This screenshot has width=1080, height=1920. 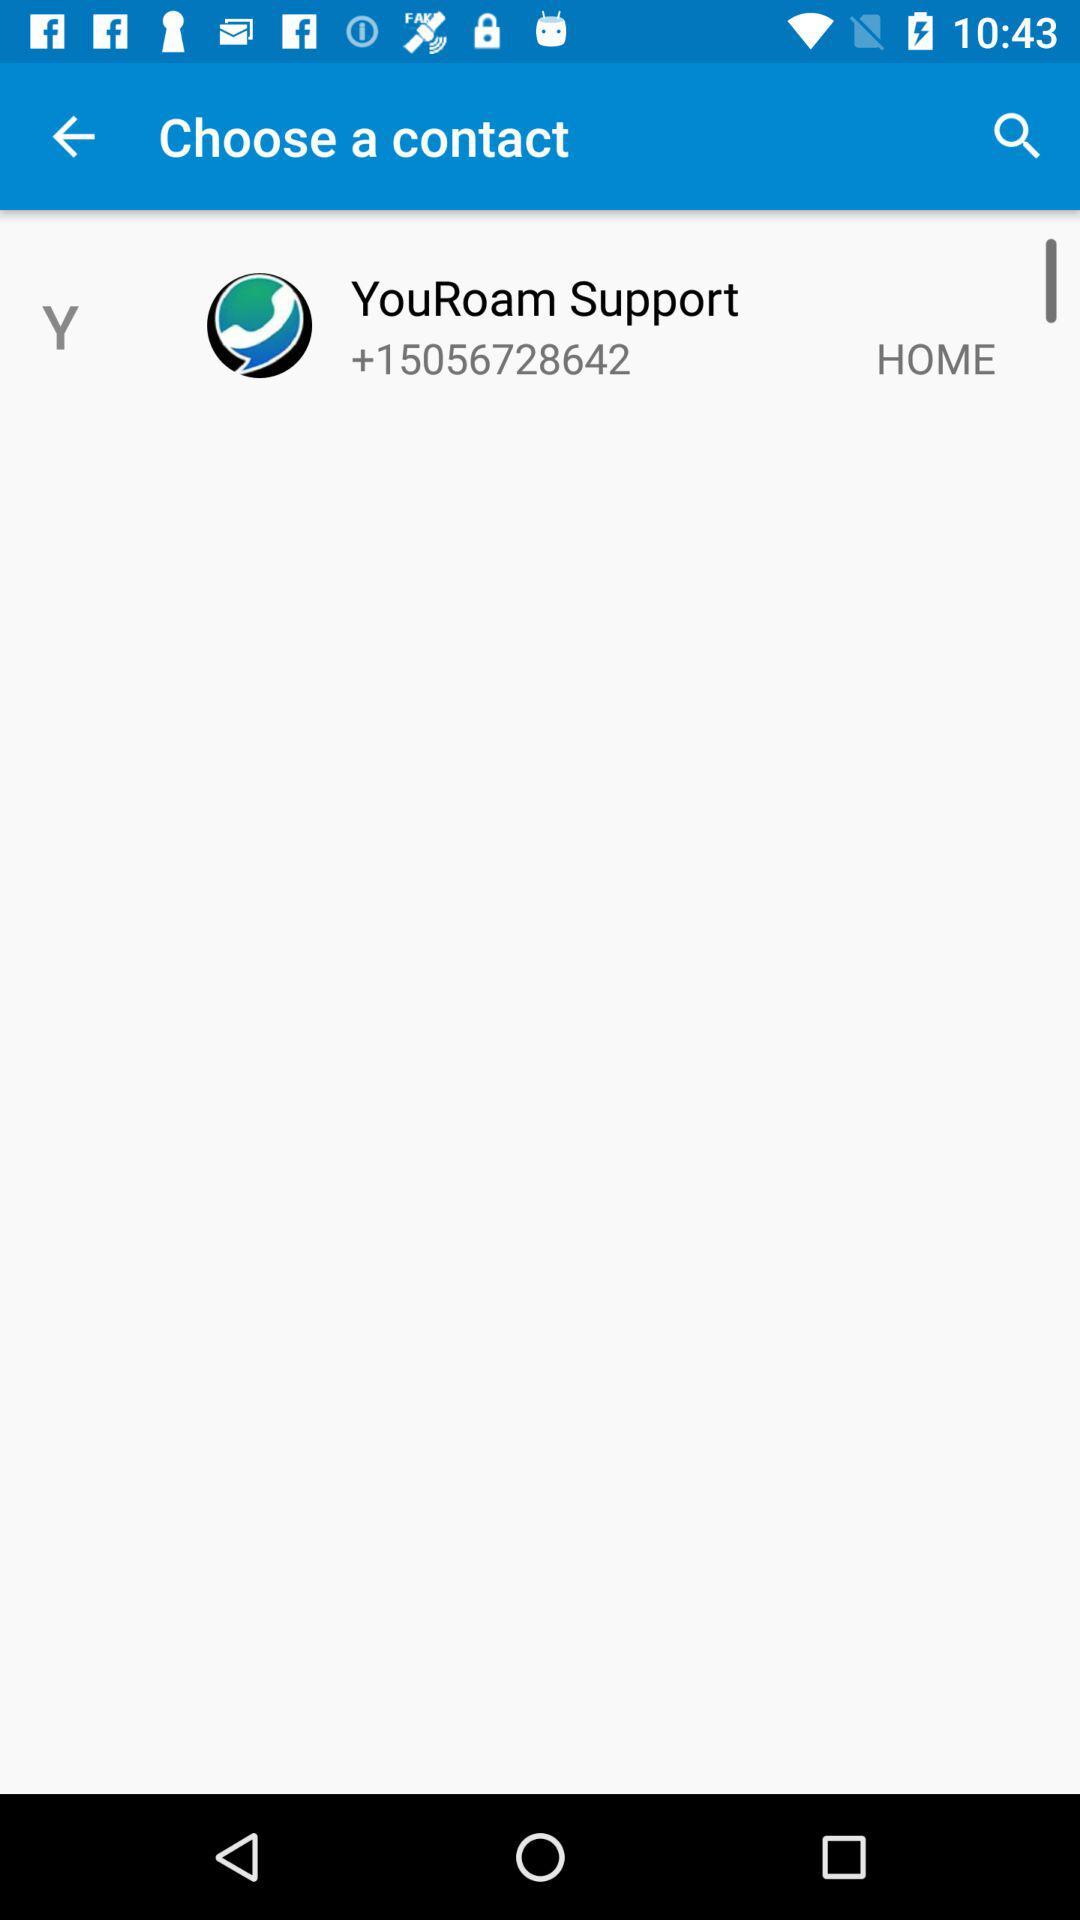 I want to click on app next to the choose a contact app, so click(x=1017, y=135).